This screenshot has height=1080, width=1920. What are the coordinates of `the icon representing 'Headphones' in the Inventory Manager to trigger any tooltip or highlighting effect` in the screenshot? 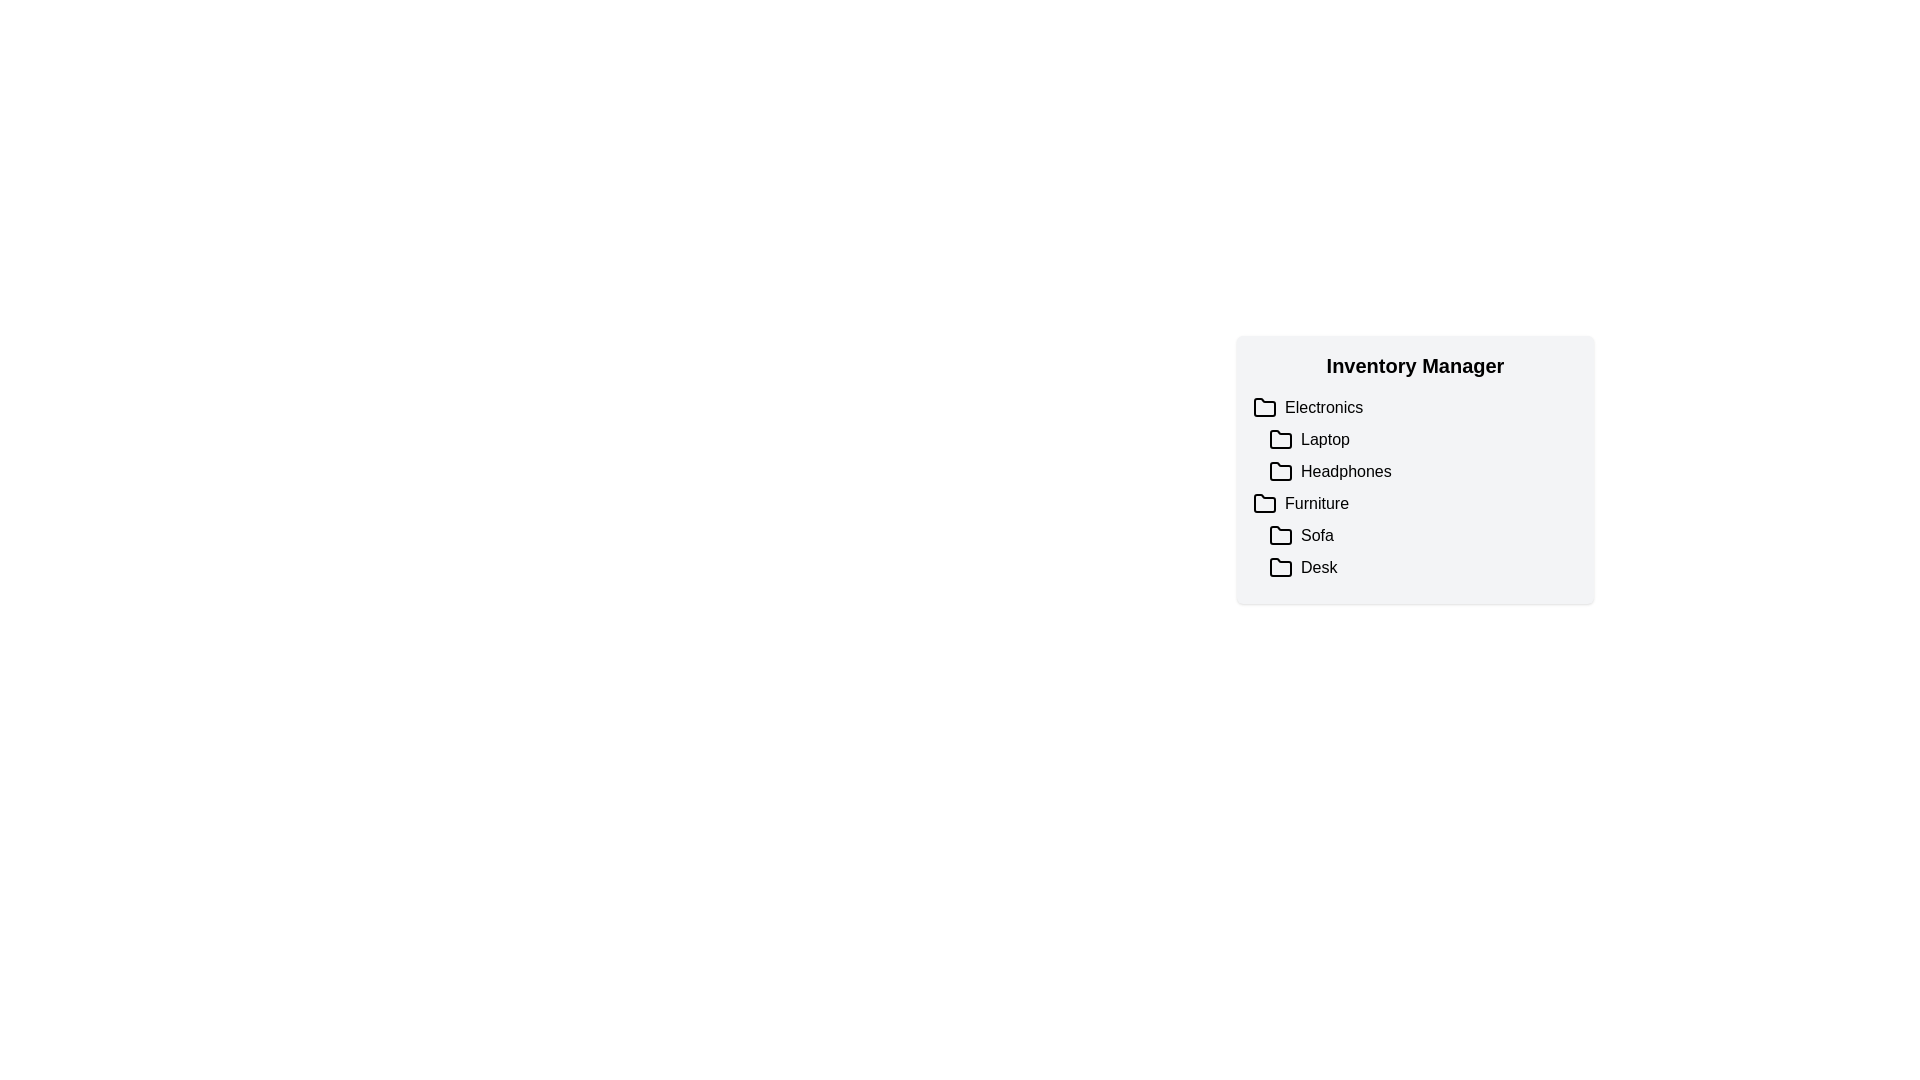 It's located at (1281, 471).